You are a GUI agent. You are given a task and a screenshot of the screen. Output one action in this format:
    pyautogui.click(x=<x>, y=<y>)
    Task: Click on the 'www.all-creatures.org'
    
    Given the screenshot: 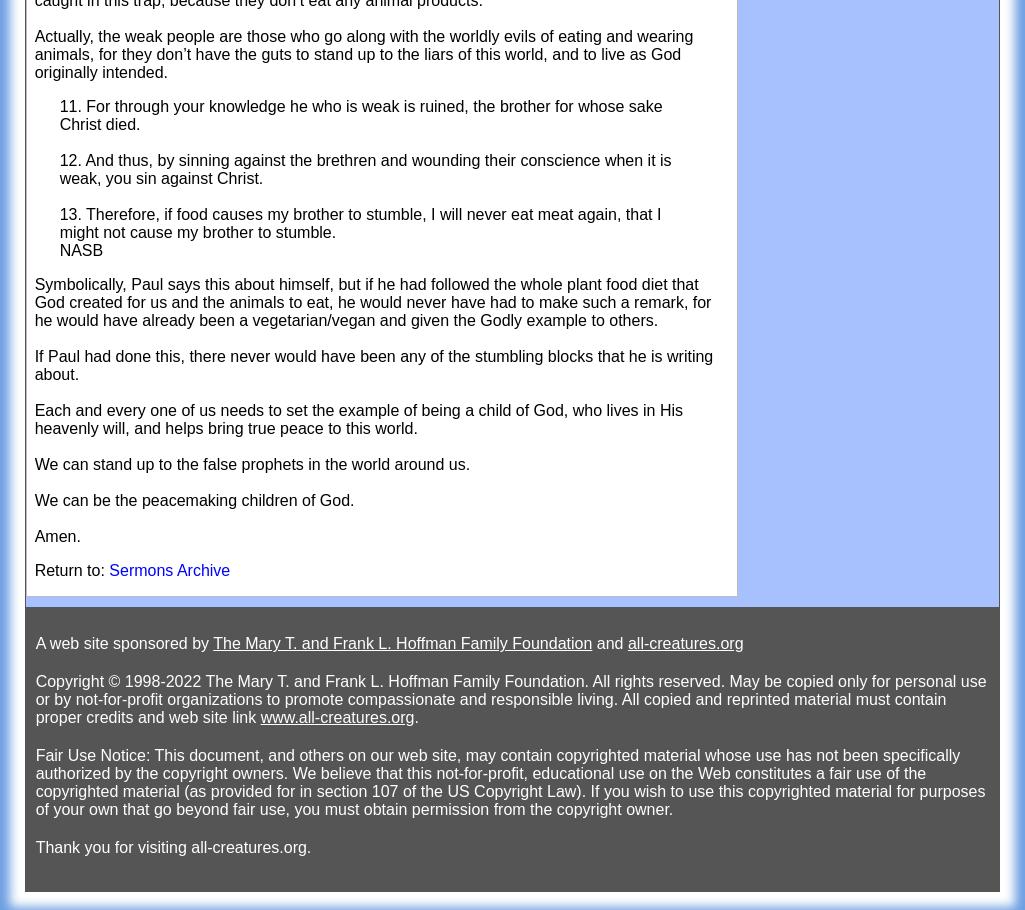 What is the action you would take?
    pyautogui.click(x=336, y=716)
    